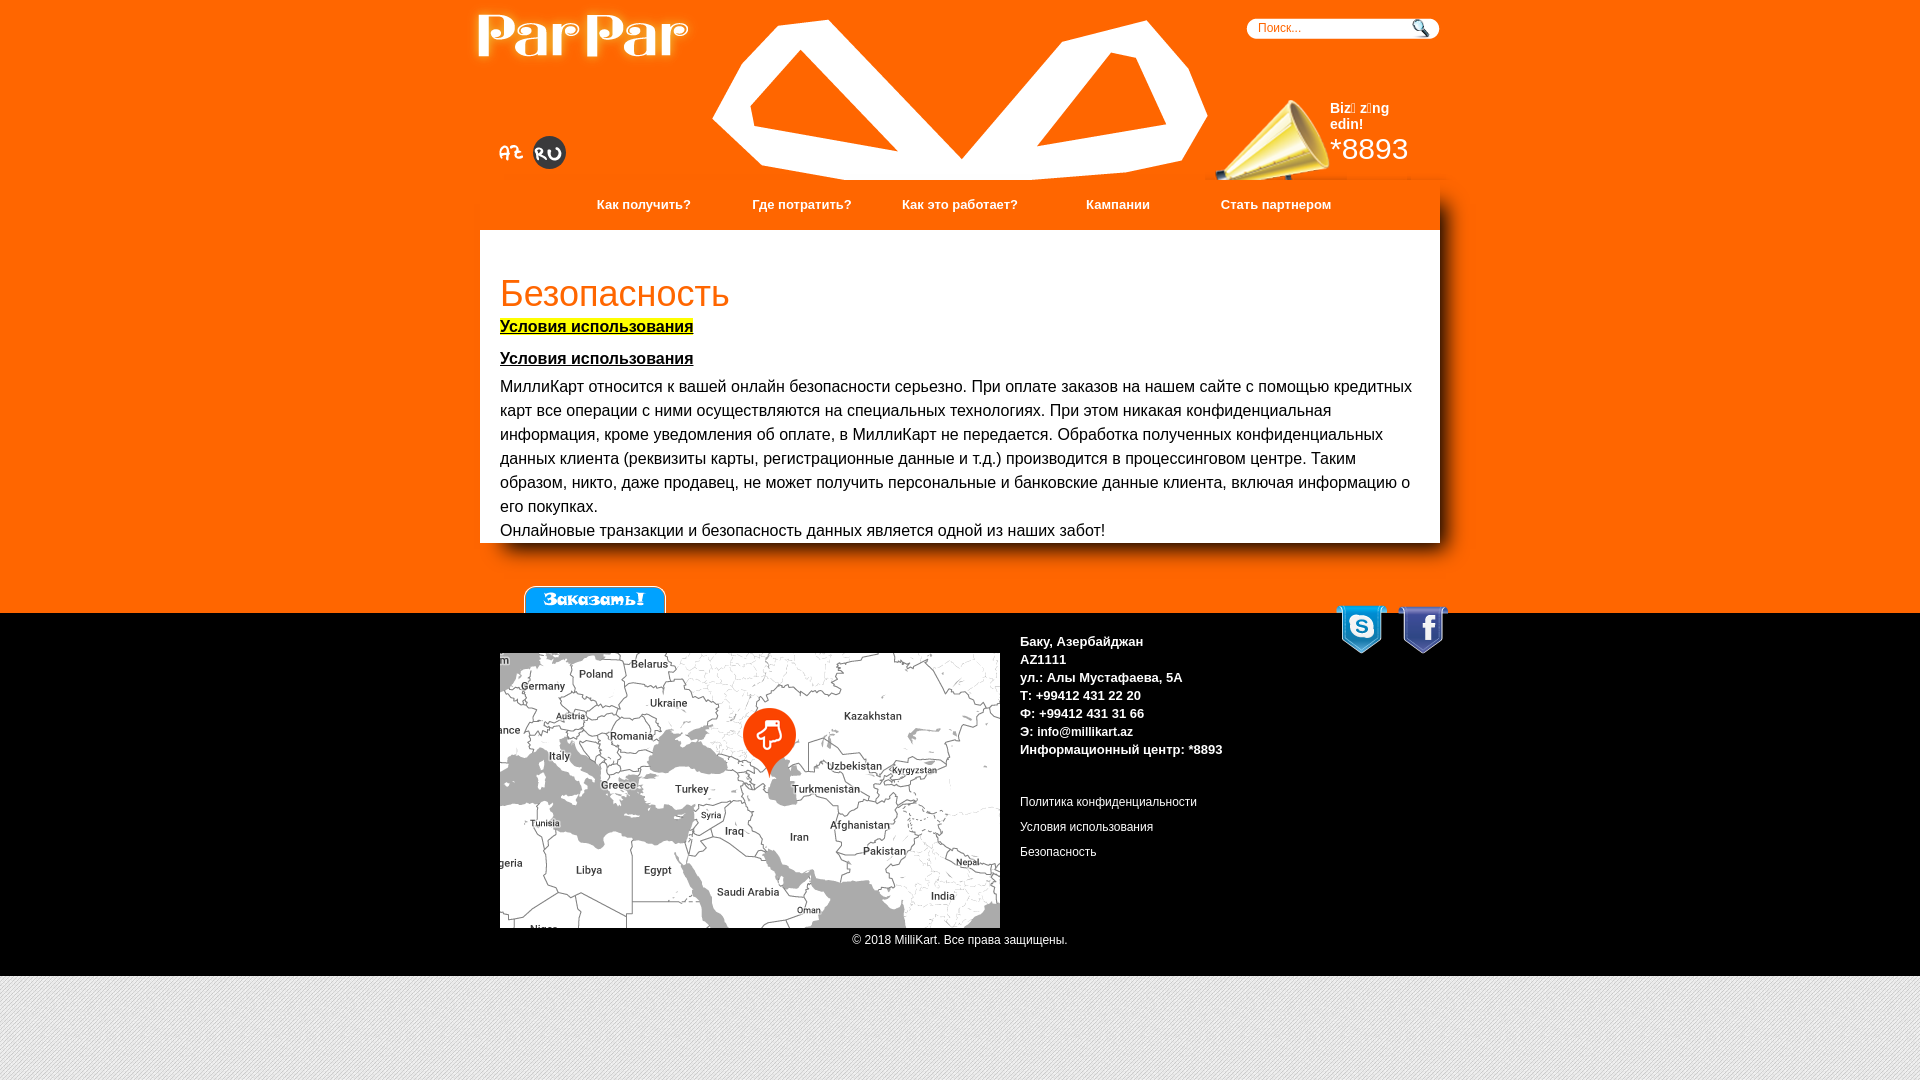  What do you see at coordinates (548, 152) in the screenshot?
I see `'Russian (RU)'` at bounding box center [548, 152].